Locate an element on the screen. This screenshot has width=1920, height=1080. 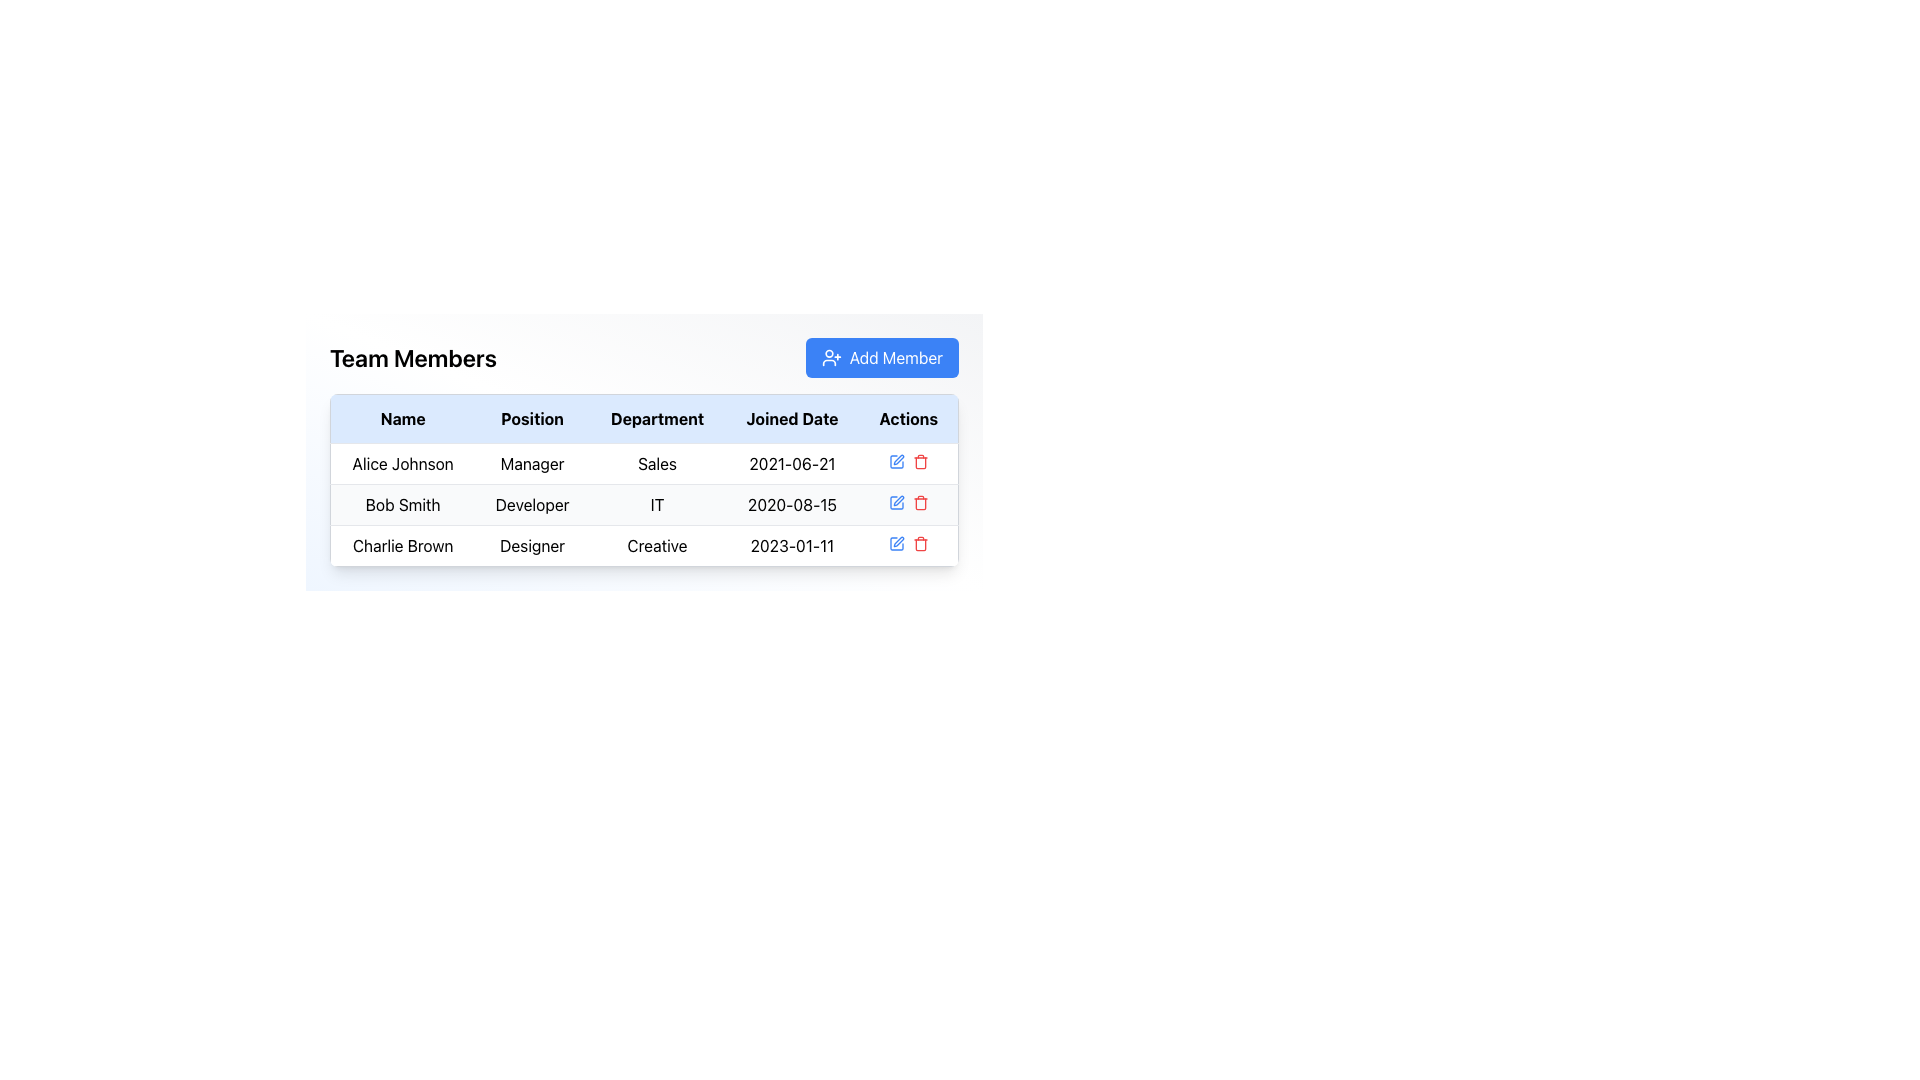
the 'Position' text header in the table, which is a bold black font on a light blue background, located between the 'Name' and 'Department' headers is located at coordinates (532, 418).